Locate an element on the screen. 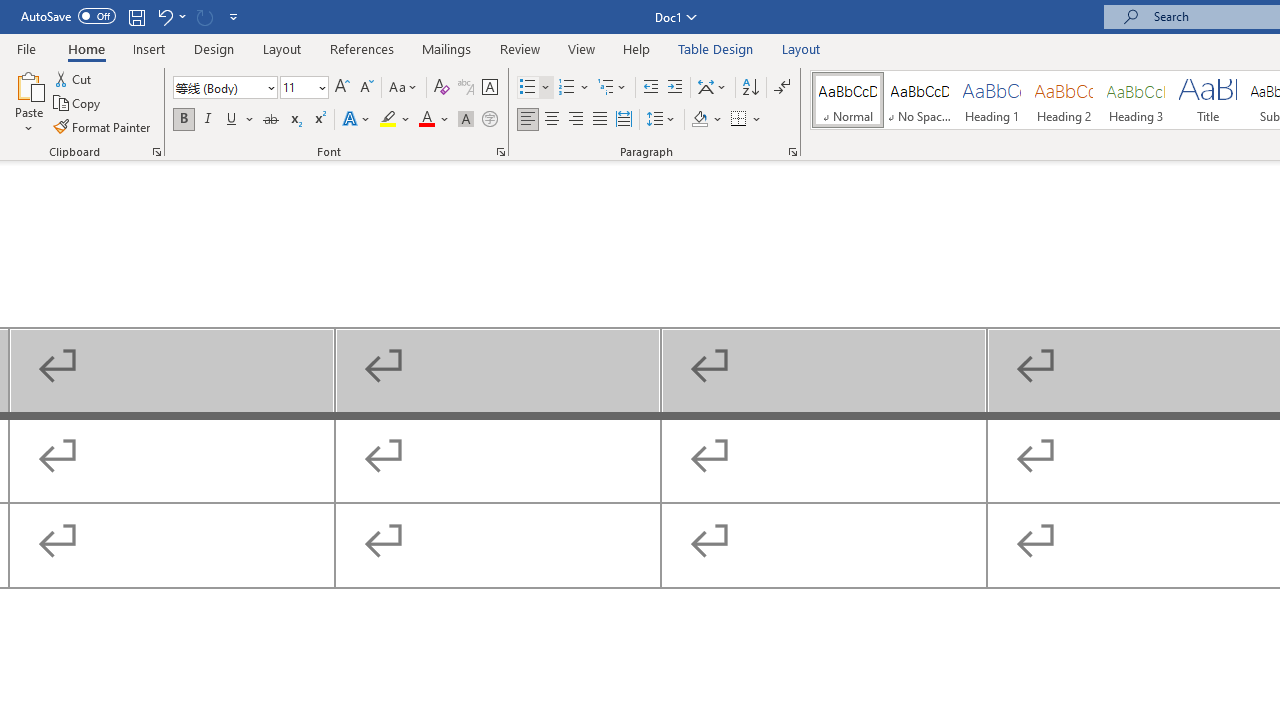 The height and width of the screenshot is (720, 1280). 'Can' is located at coordinates (204, 16).